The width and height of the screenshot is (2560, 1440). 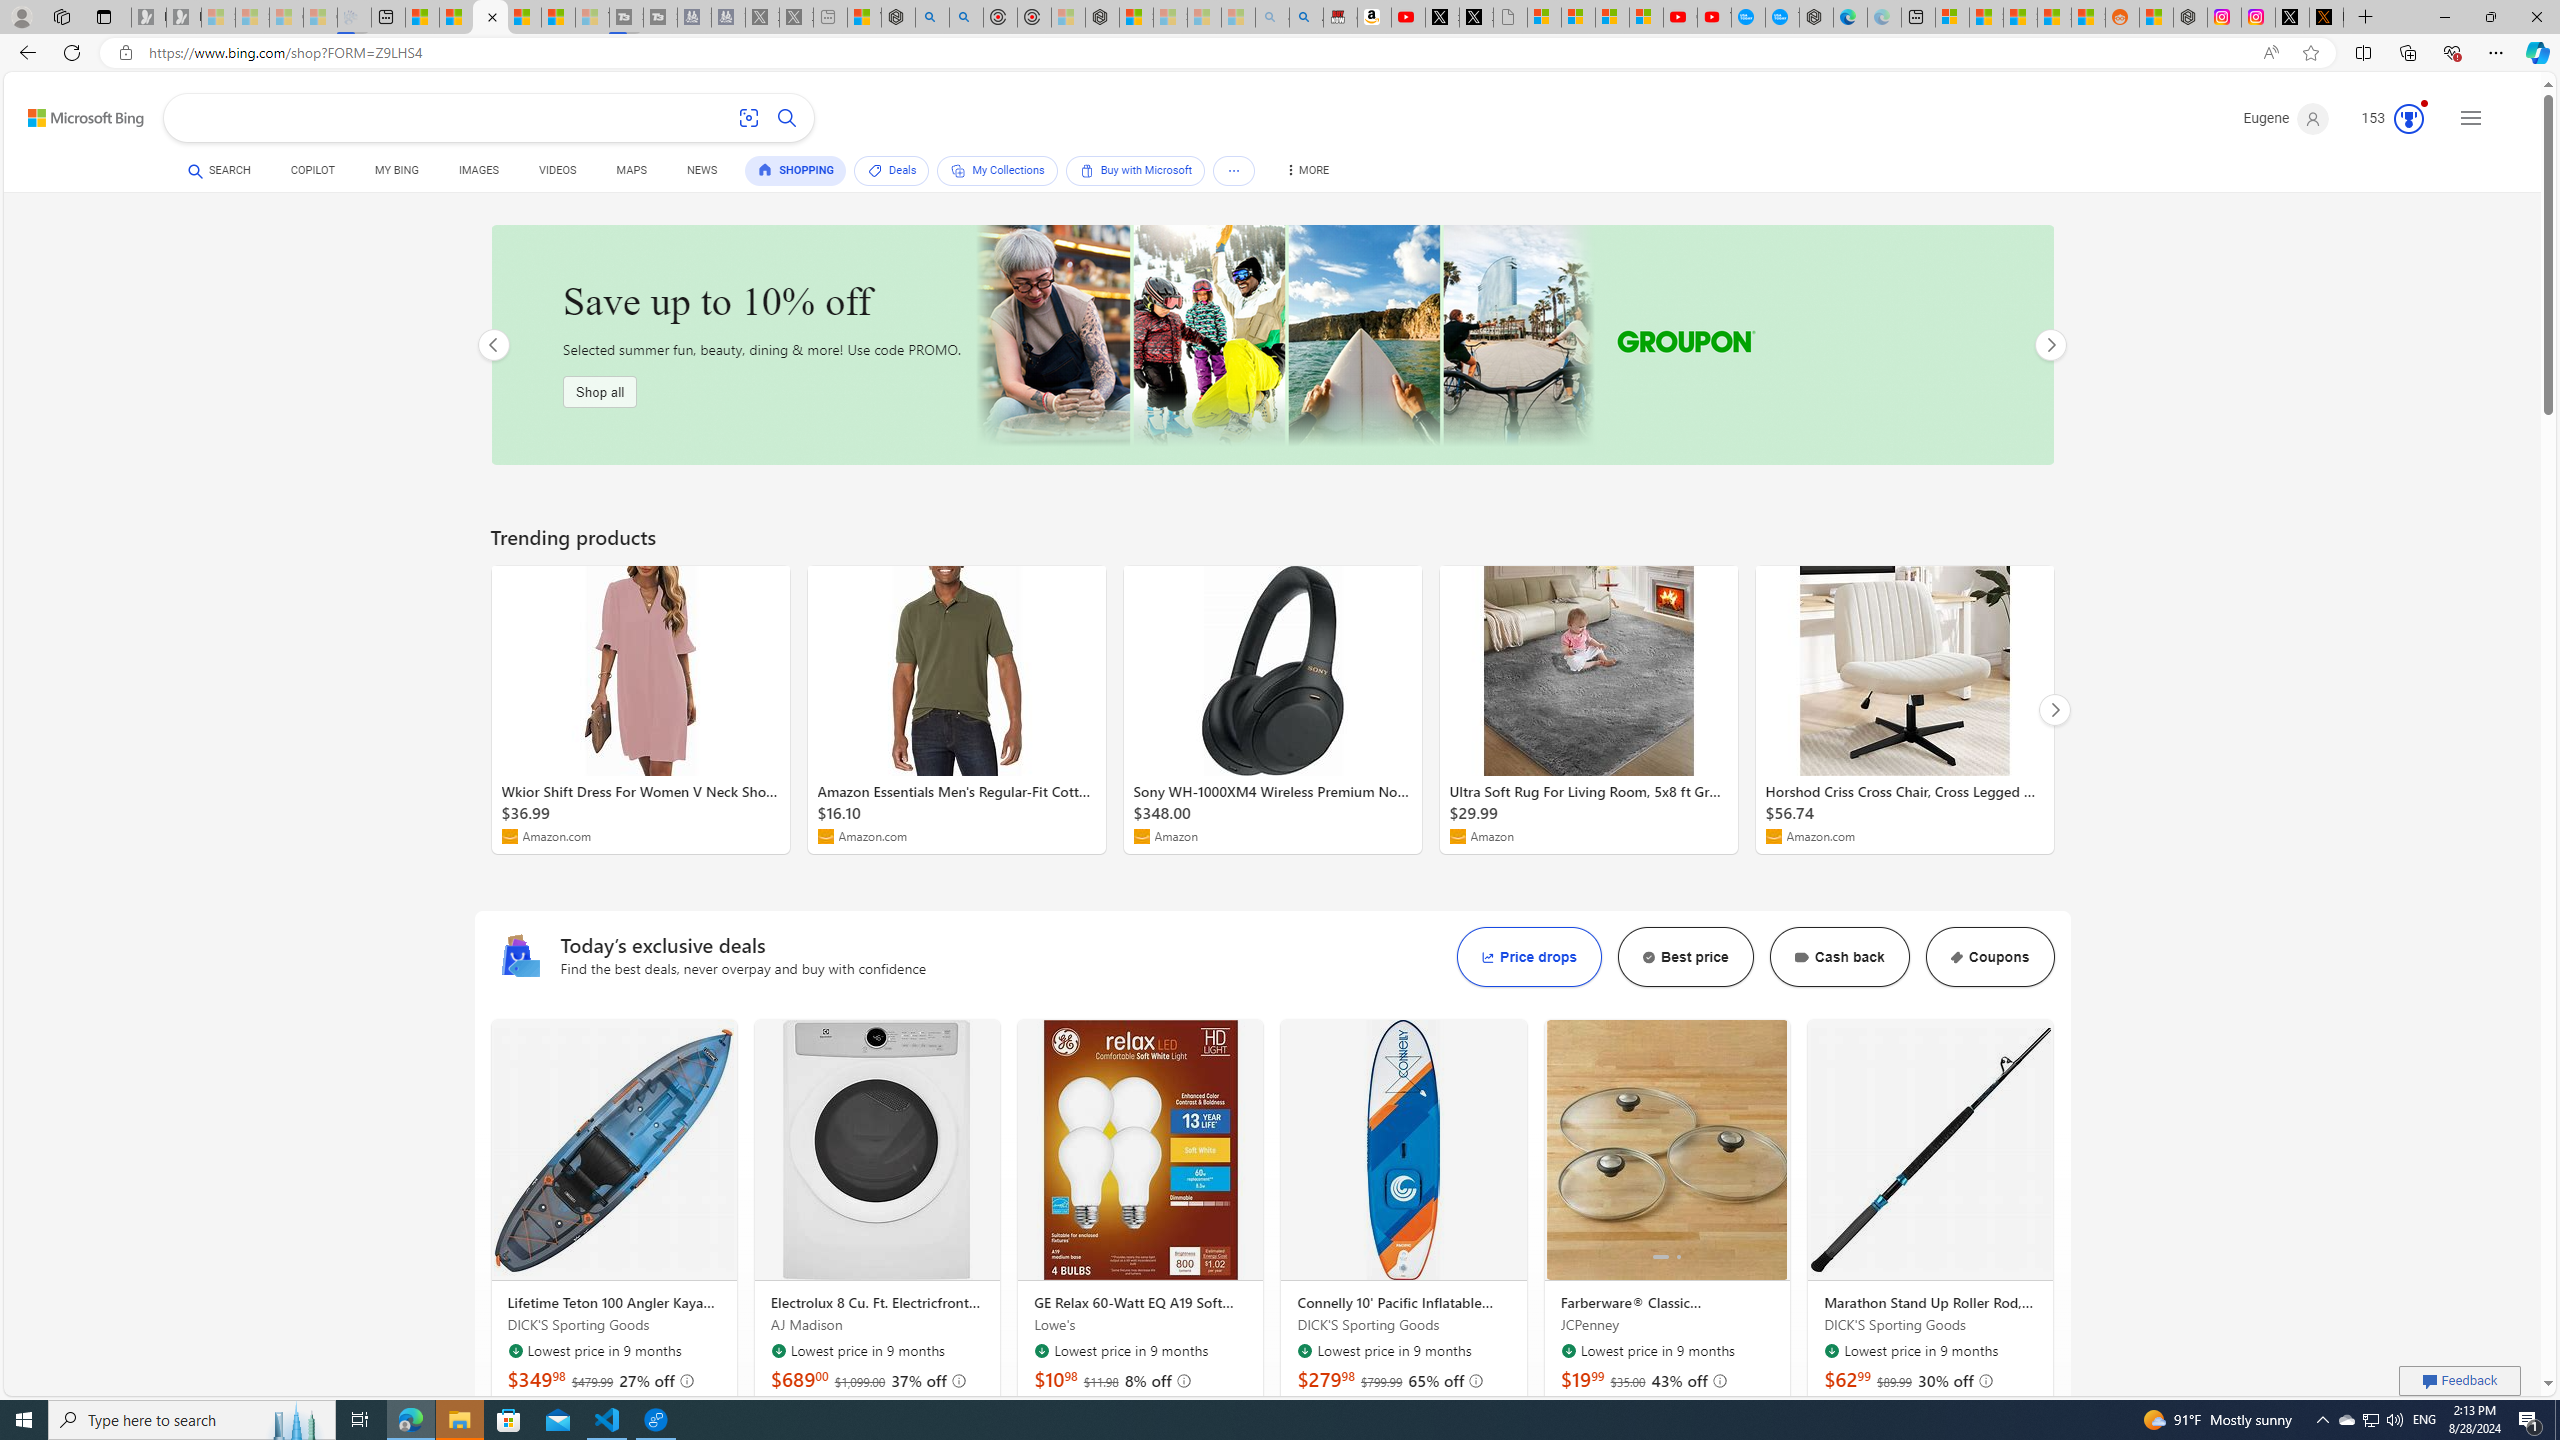 What do you see at coordinates (996, 169) in the screenshot?
I see `'My Collections'` at bounding box center [996, 169].